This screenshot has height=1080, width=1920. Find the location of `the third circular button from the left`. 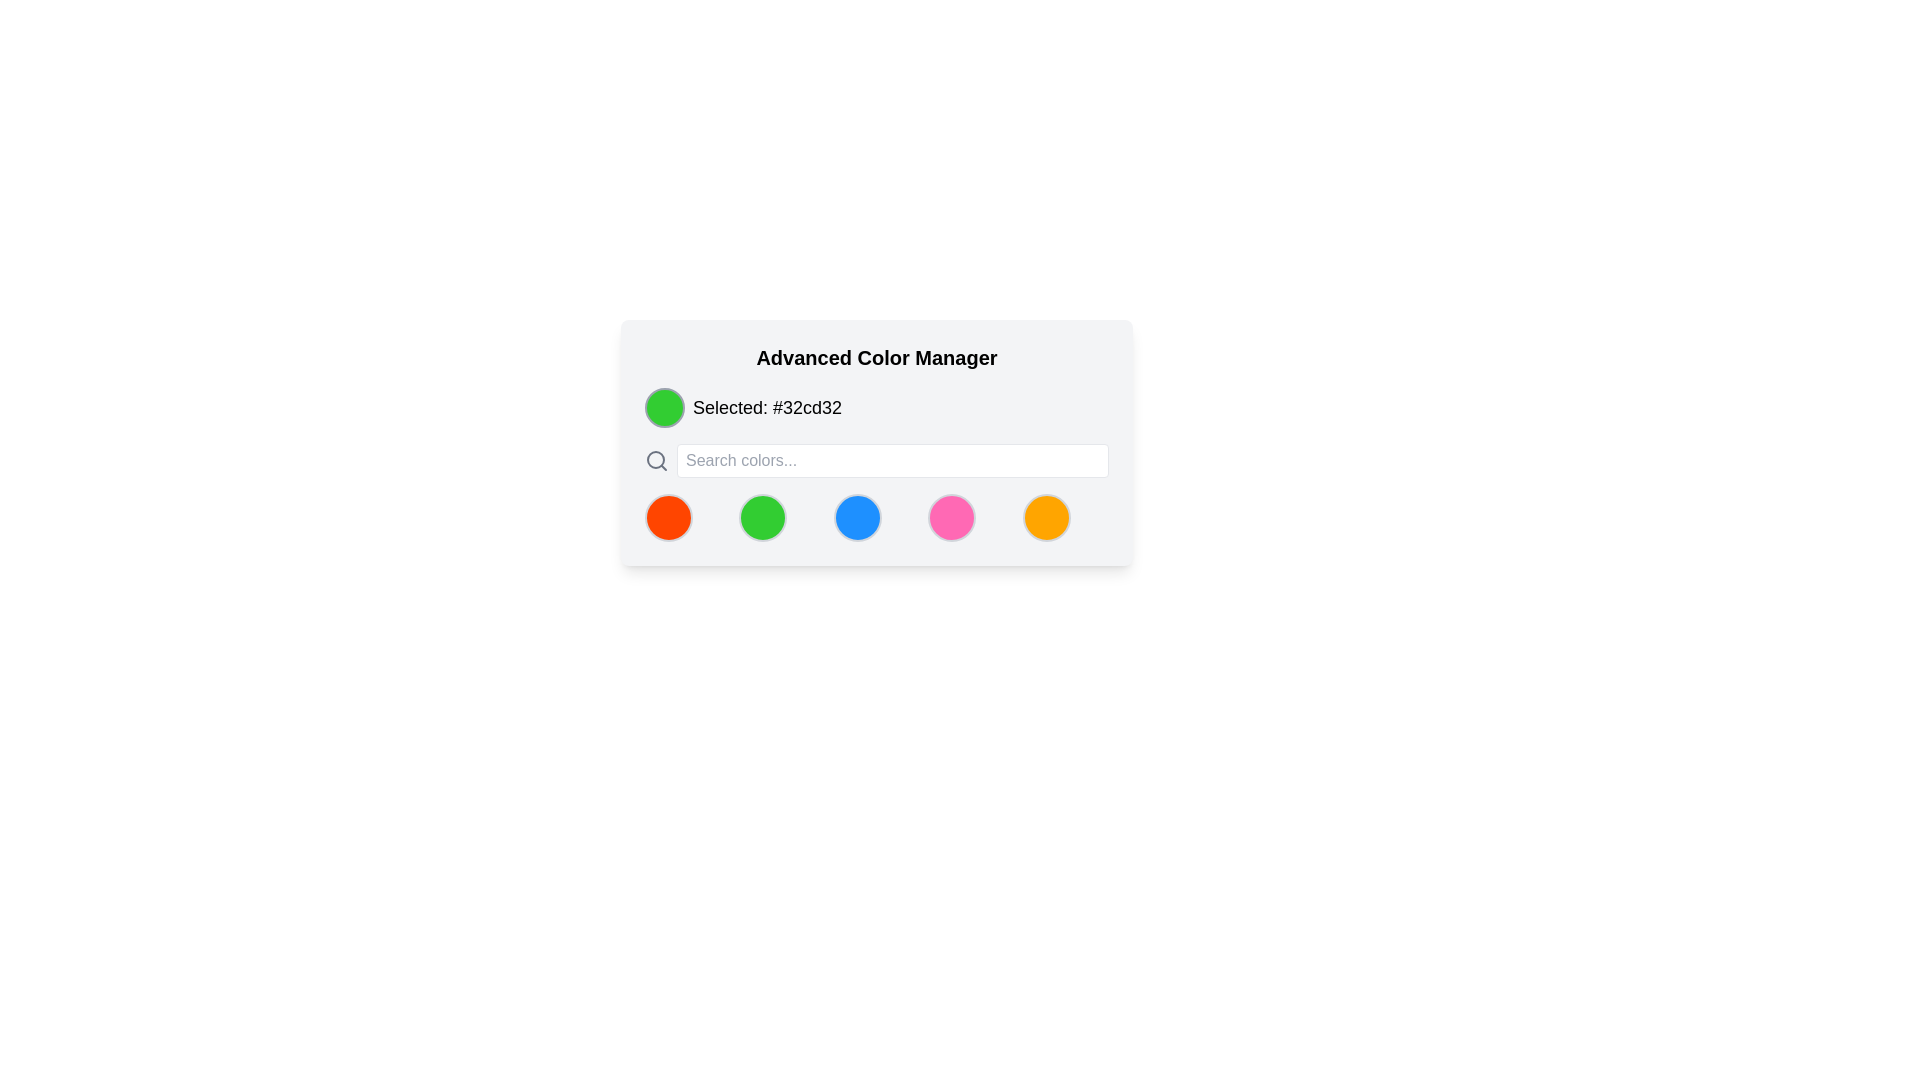

the third circular button from the left is located at coordinates (857, 516).